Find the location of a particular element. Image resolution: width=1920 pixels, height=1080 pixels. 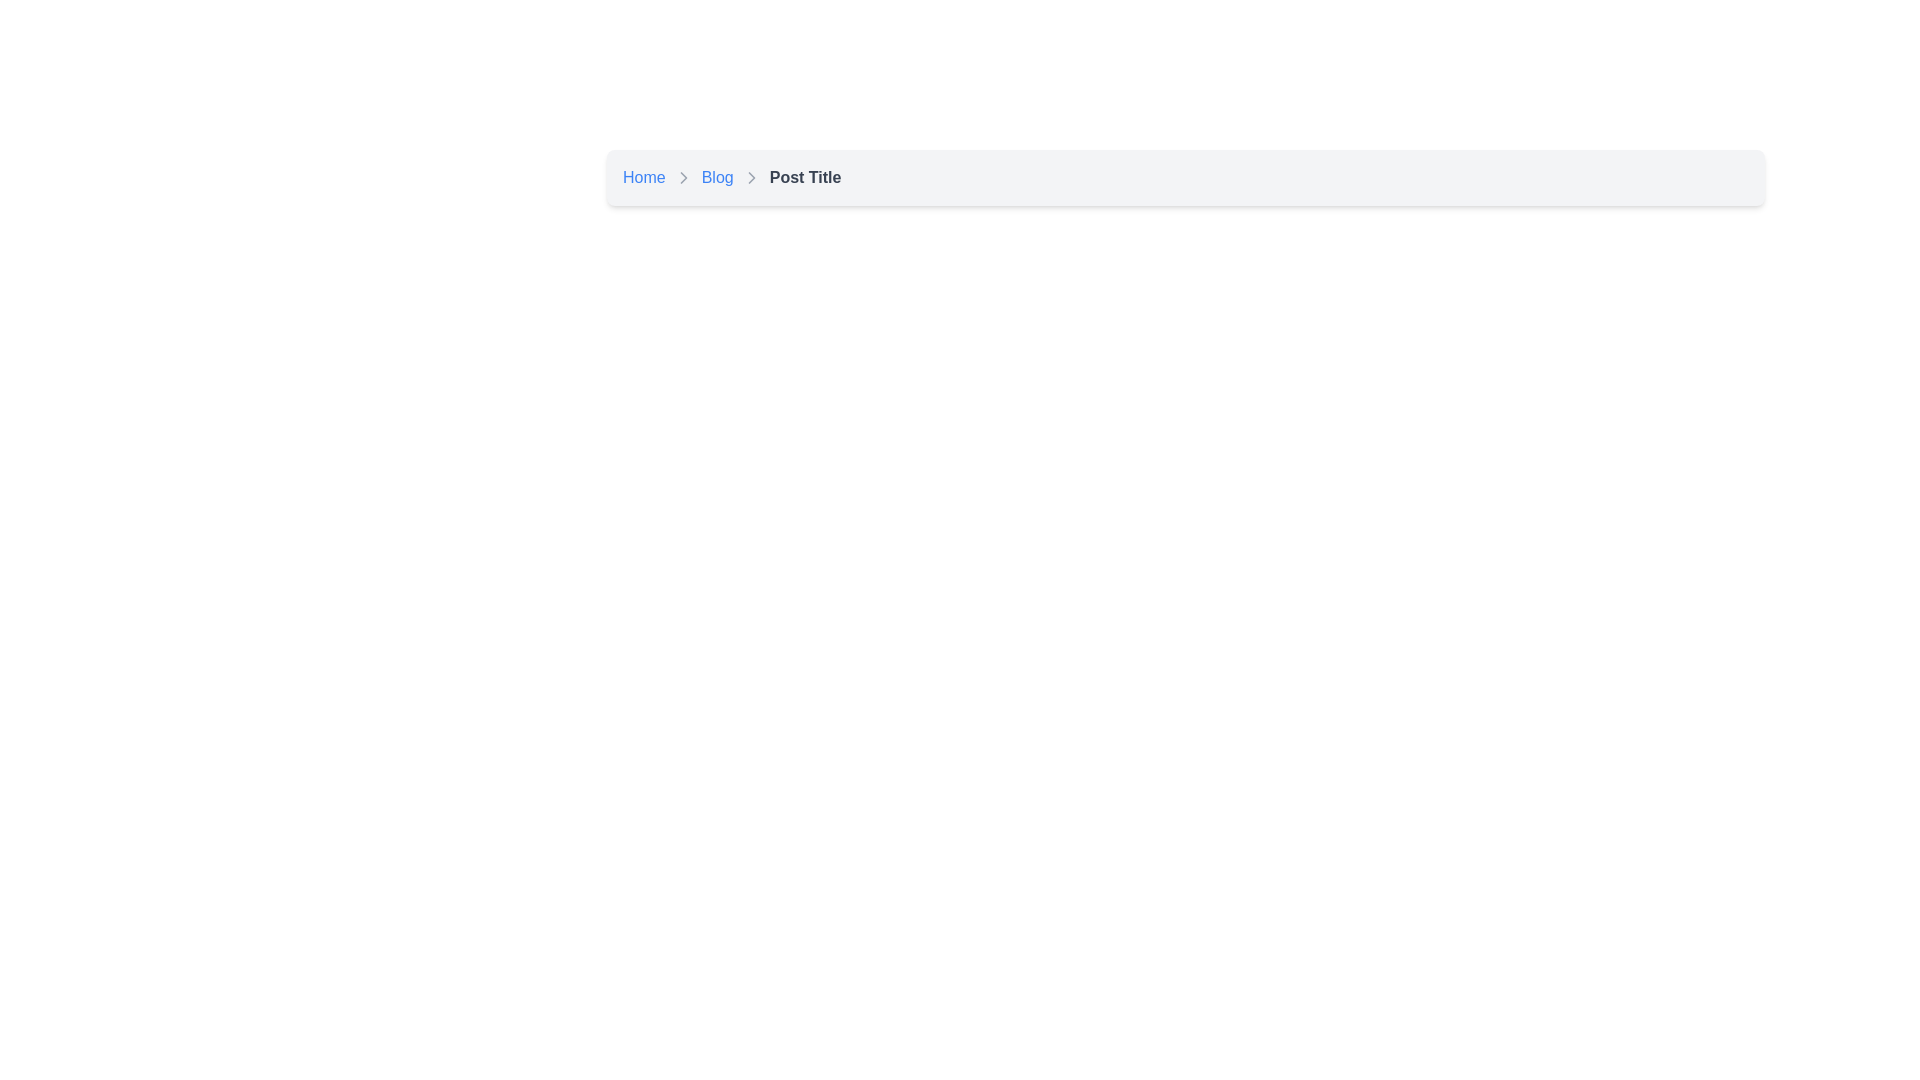

the 'Blog' hyperlink in the breadcrumb navigation bar is located at coordinates (717, 176).